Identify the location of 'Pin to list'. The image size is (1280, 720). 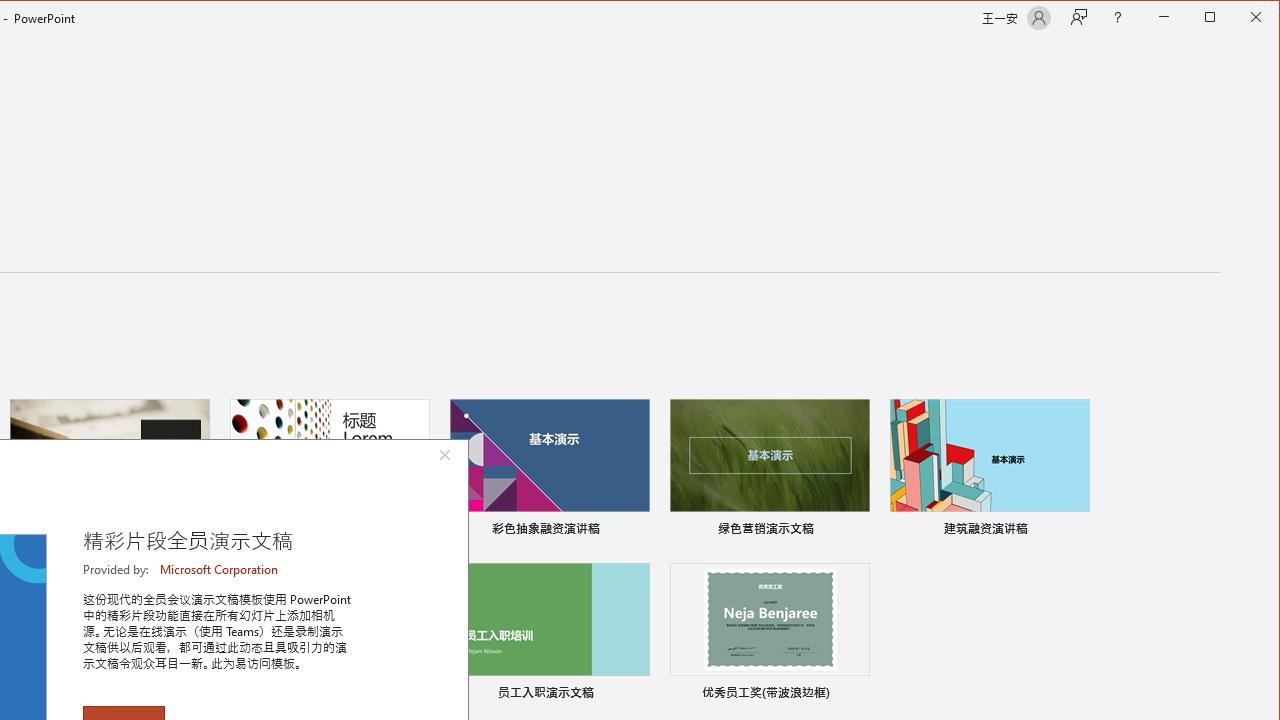
(856, 694).